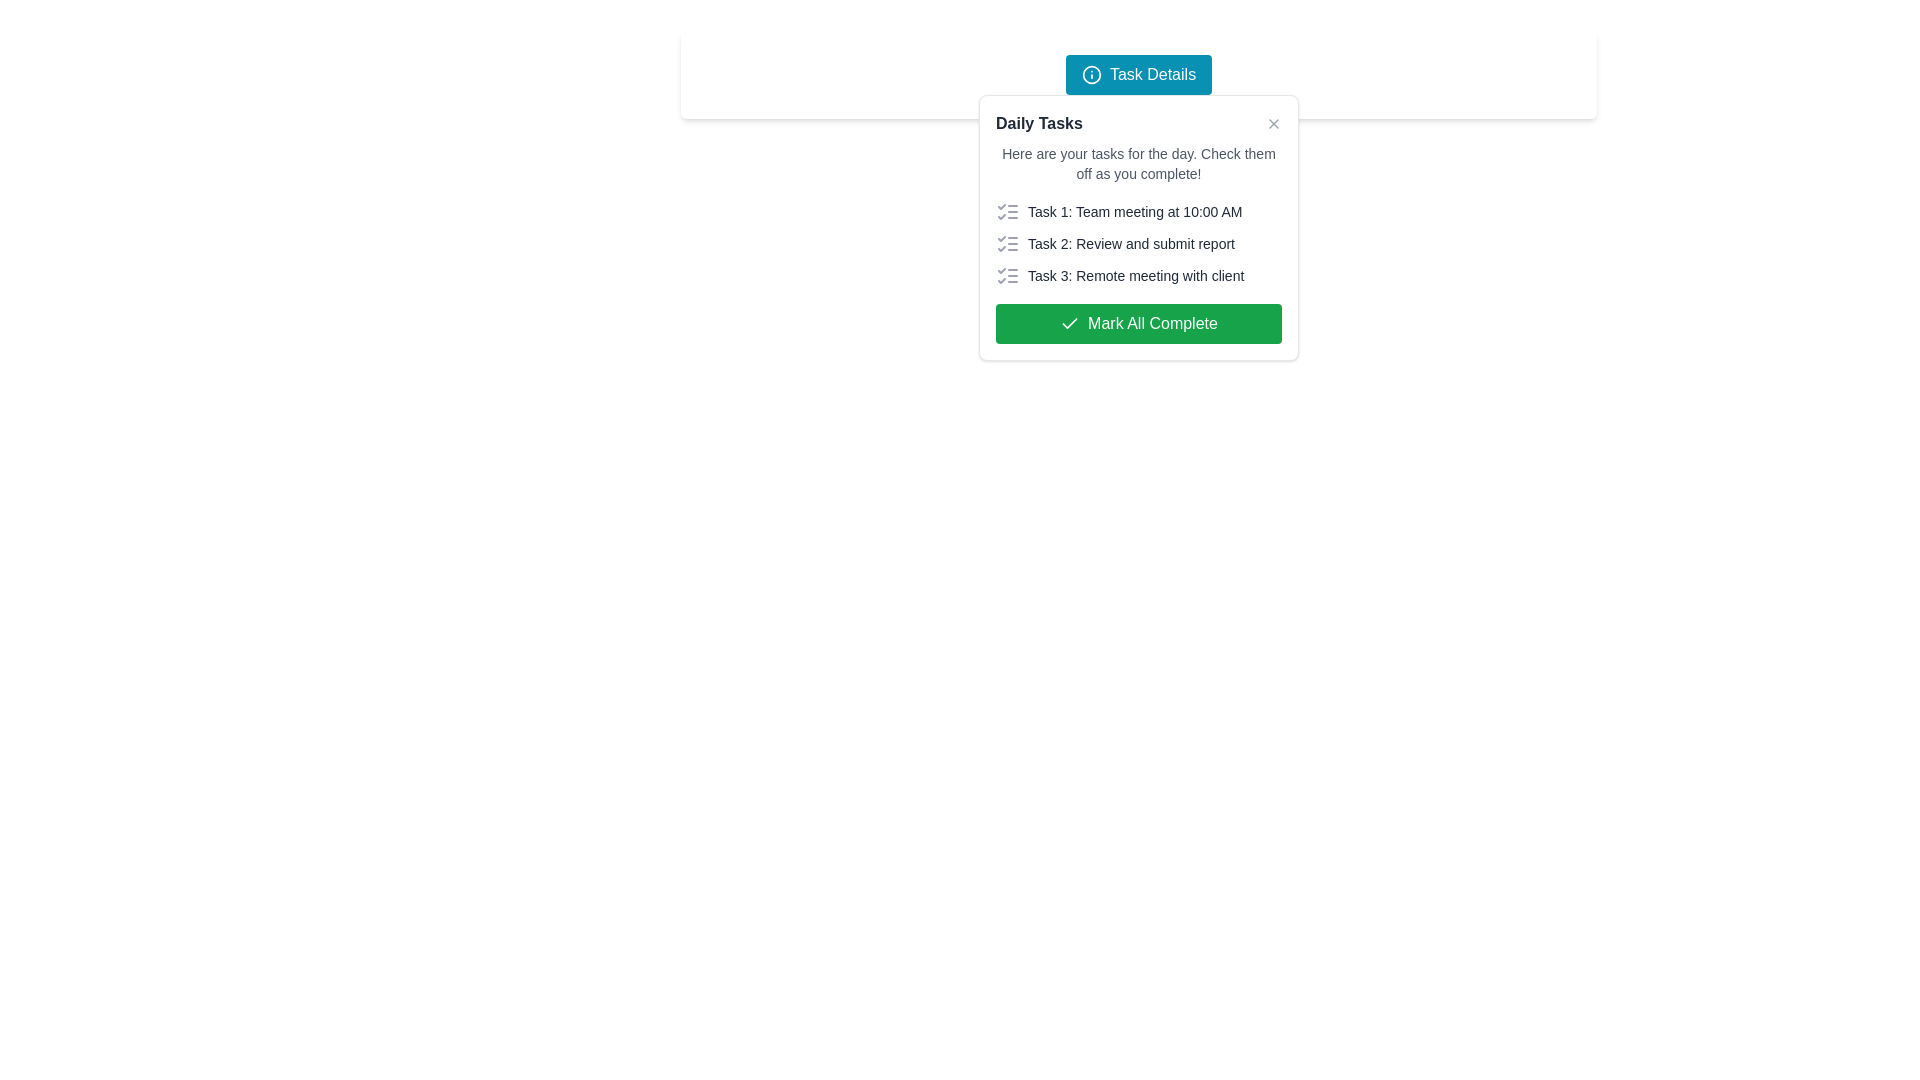 Image resolution: width=1920 pixels, height=1080 pixels. Describe the element at coordinates (1039, 123) in the screenshot. I see `the prominent heading text 'Daily Tasks' styled in bold dark gray, located in the top section of the popup card` at that location.